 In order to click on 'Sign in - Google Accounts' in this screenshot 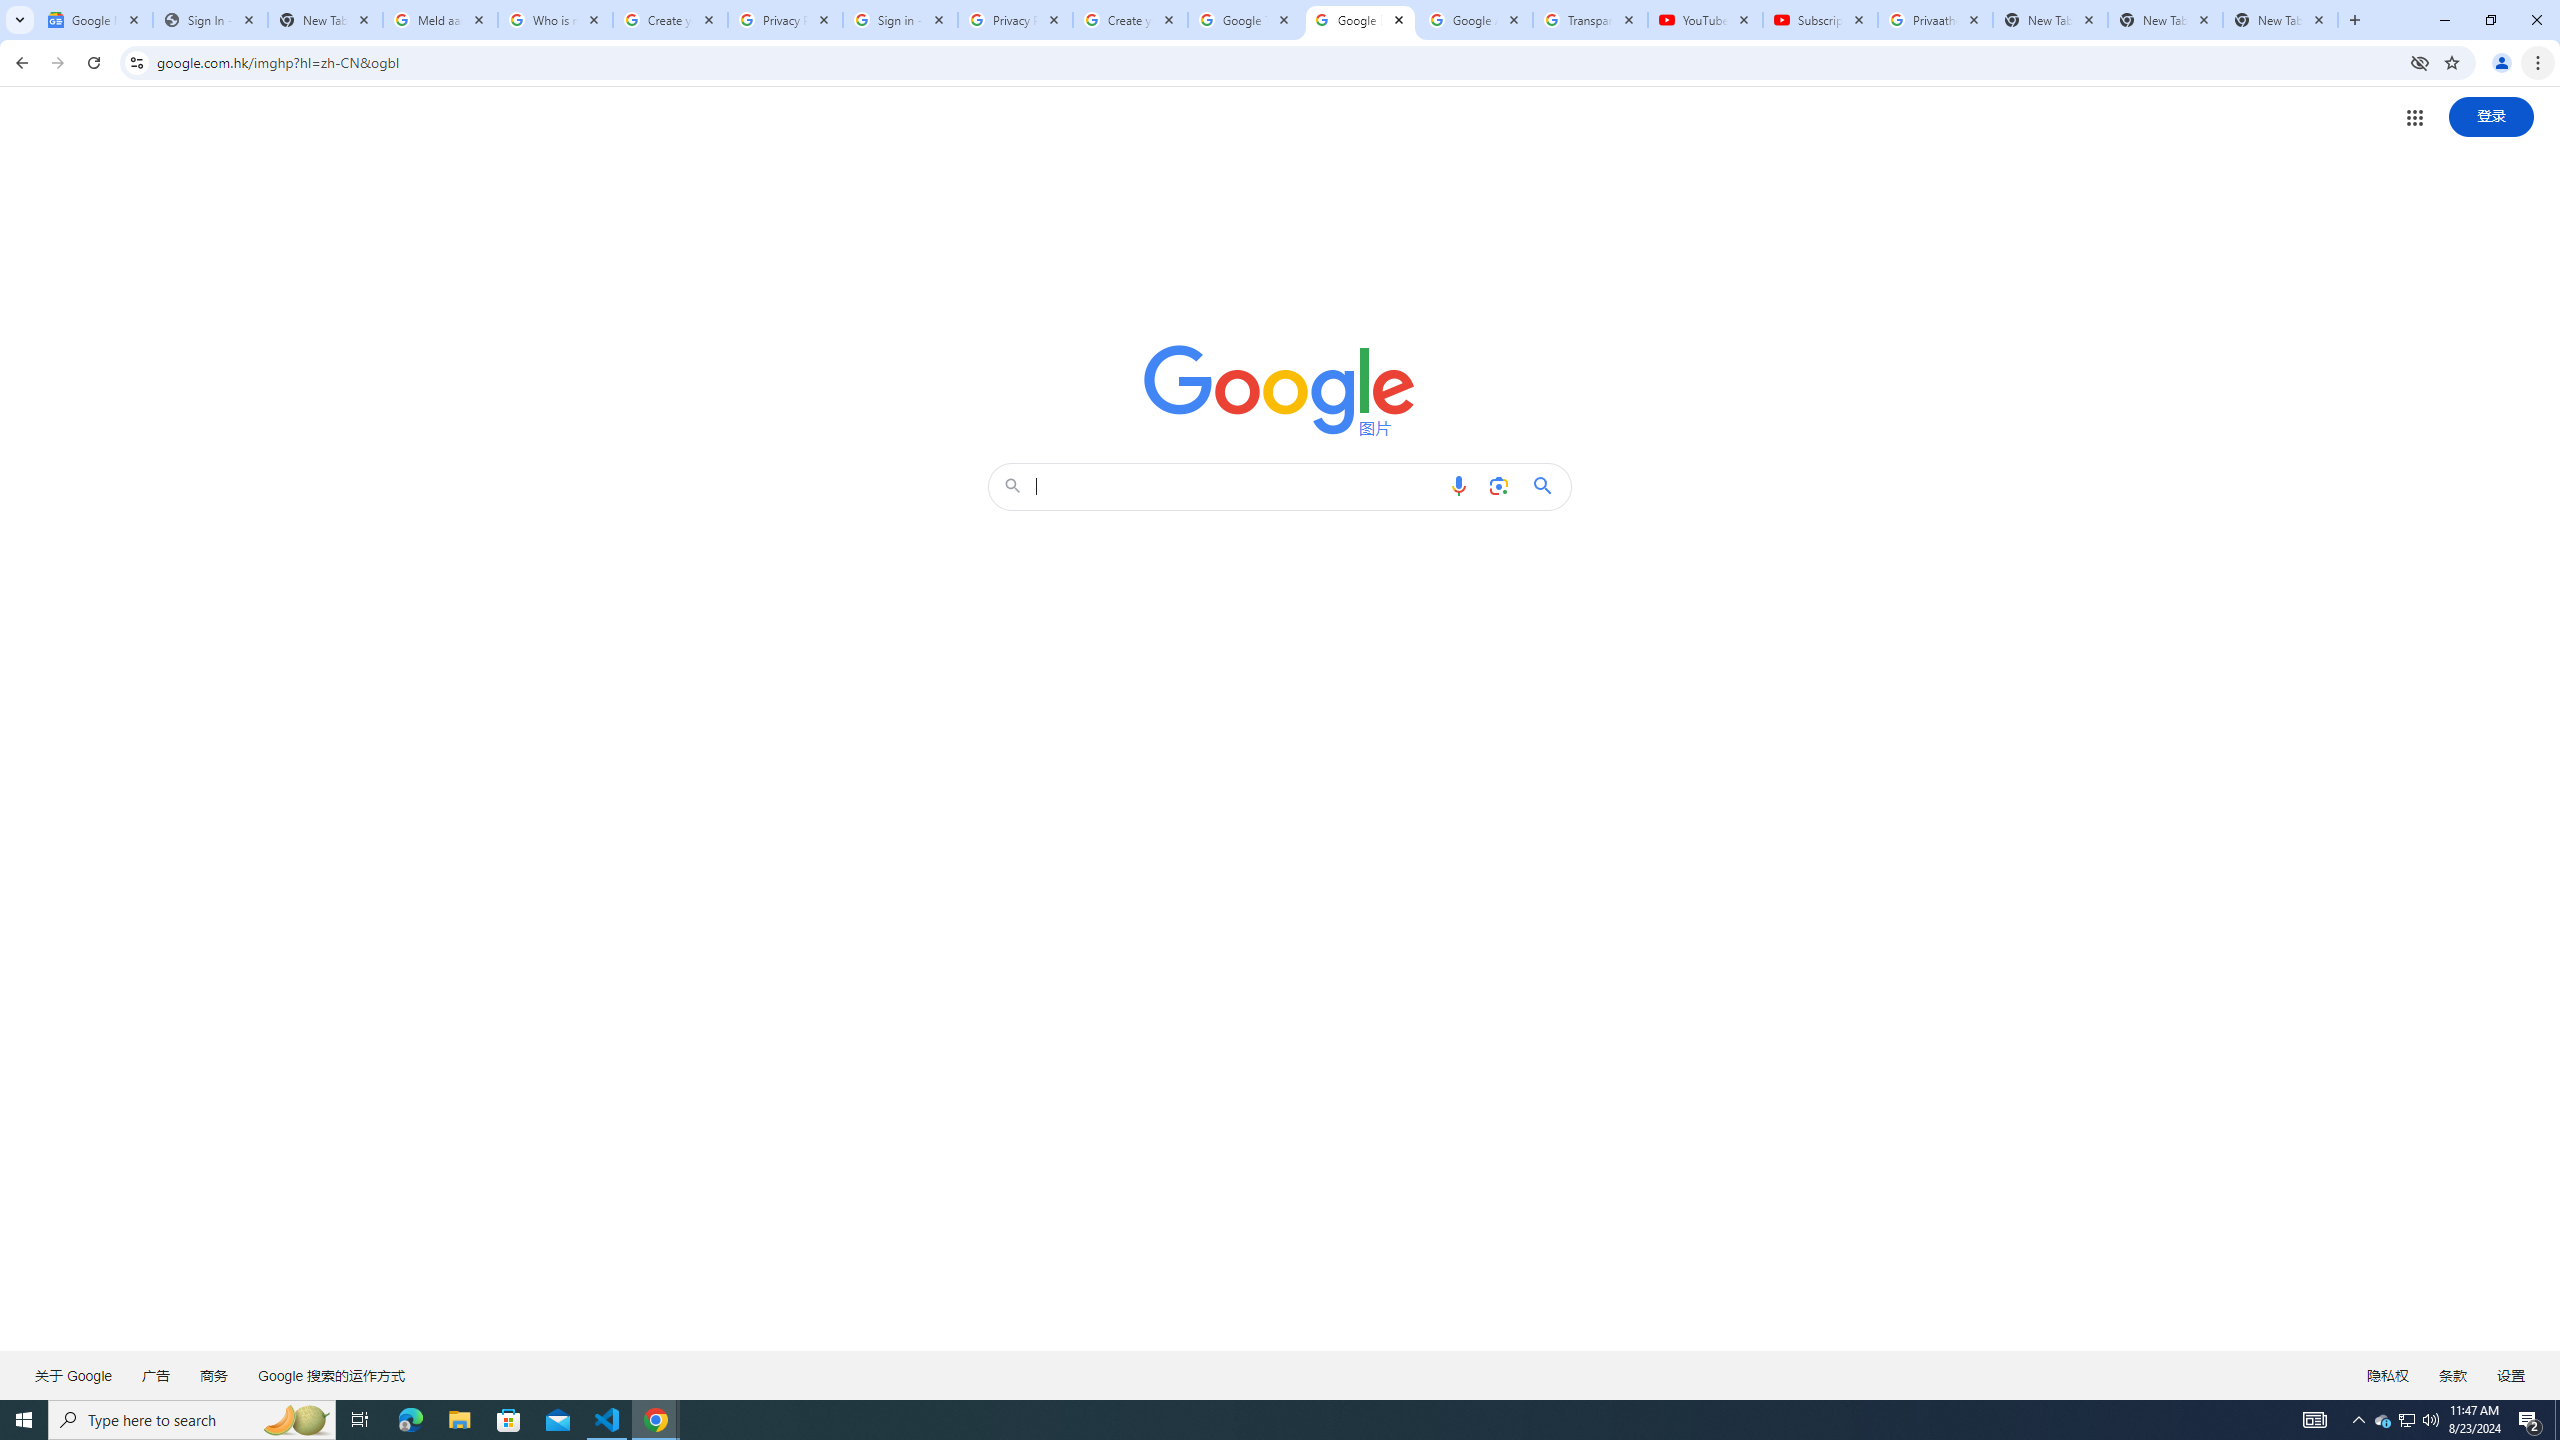, I will do `click(900, 19)`.